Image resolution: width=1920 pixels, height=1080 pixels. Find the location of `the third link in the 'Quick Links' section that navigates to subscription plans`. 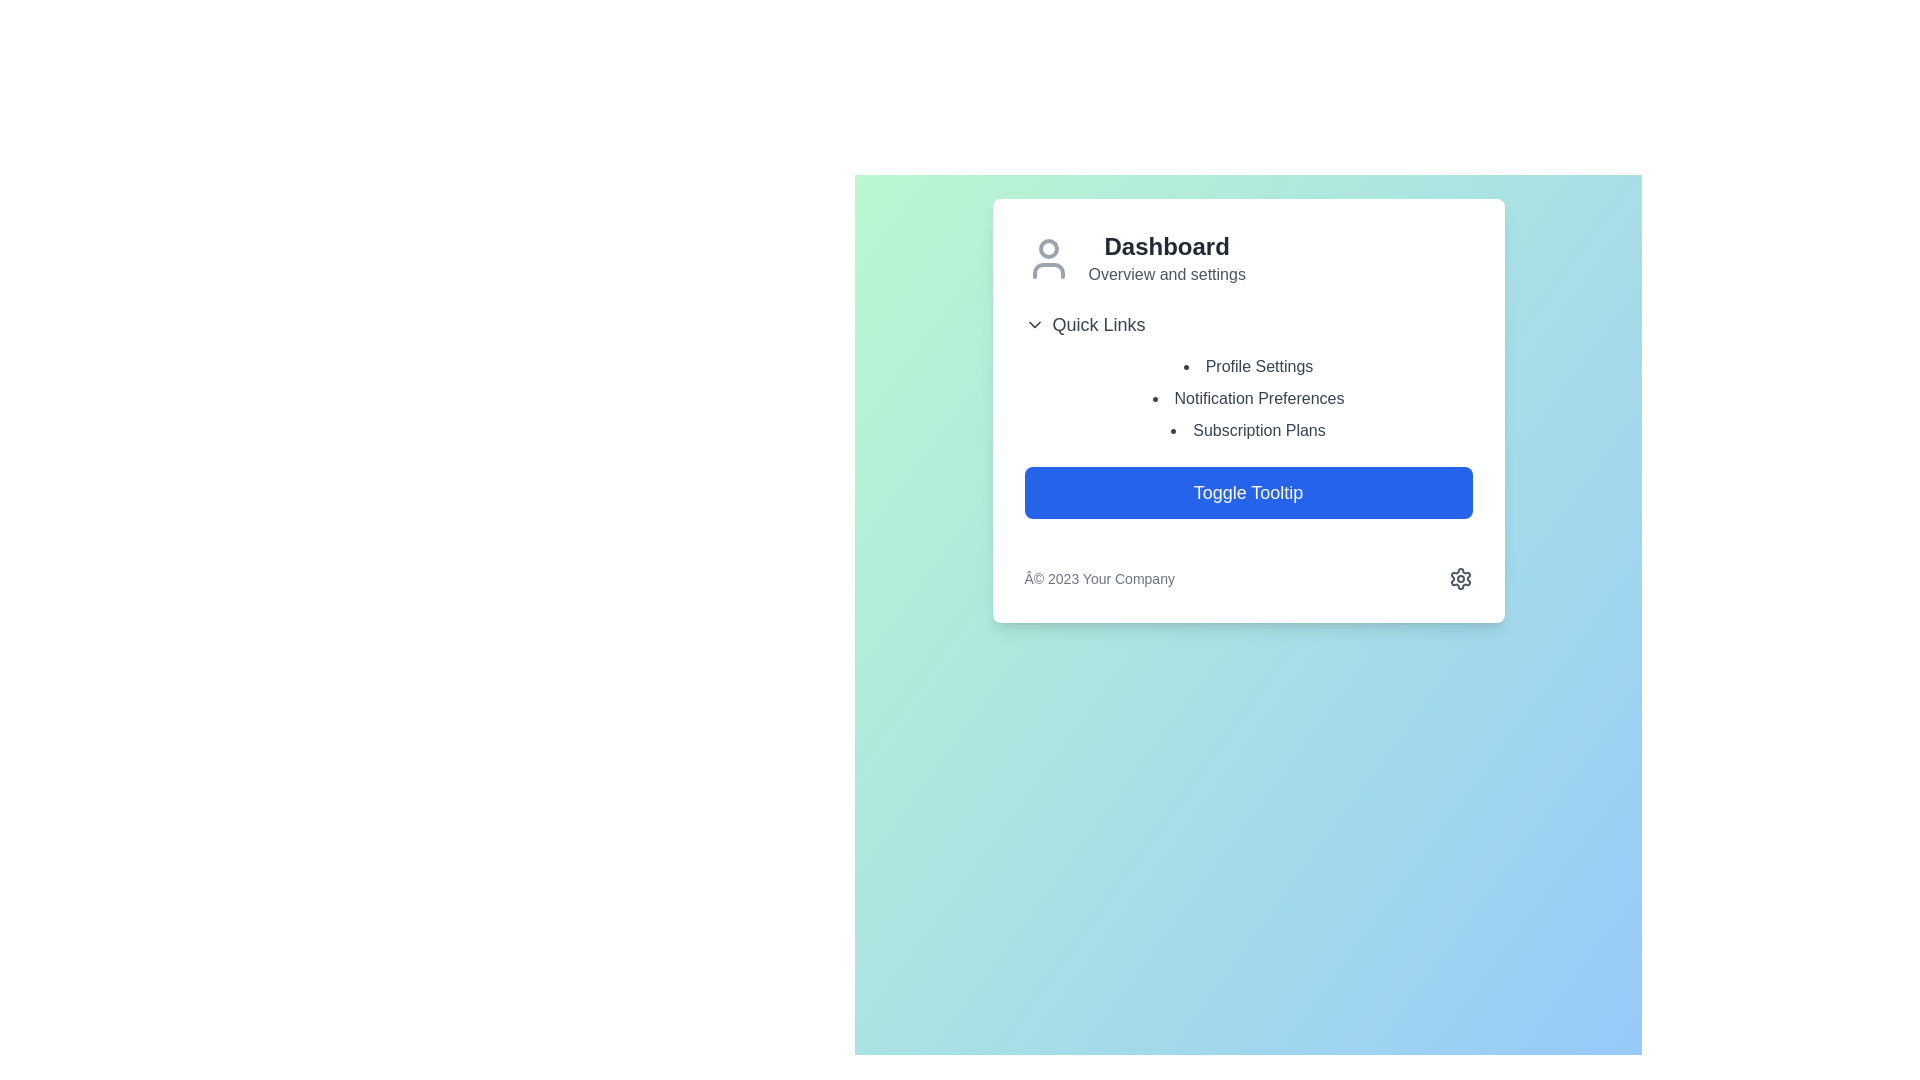

the third link in the 'Quick Links' section that navigates to subscription plans is located at coordinates (1247, 430).